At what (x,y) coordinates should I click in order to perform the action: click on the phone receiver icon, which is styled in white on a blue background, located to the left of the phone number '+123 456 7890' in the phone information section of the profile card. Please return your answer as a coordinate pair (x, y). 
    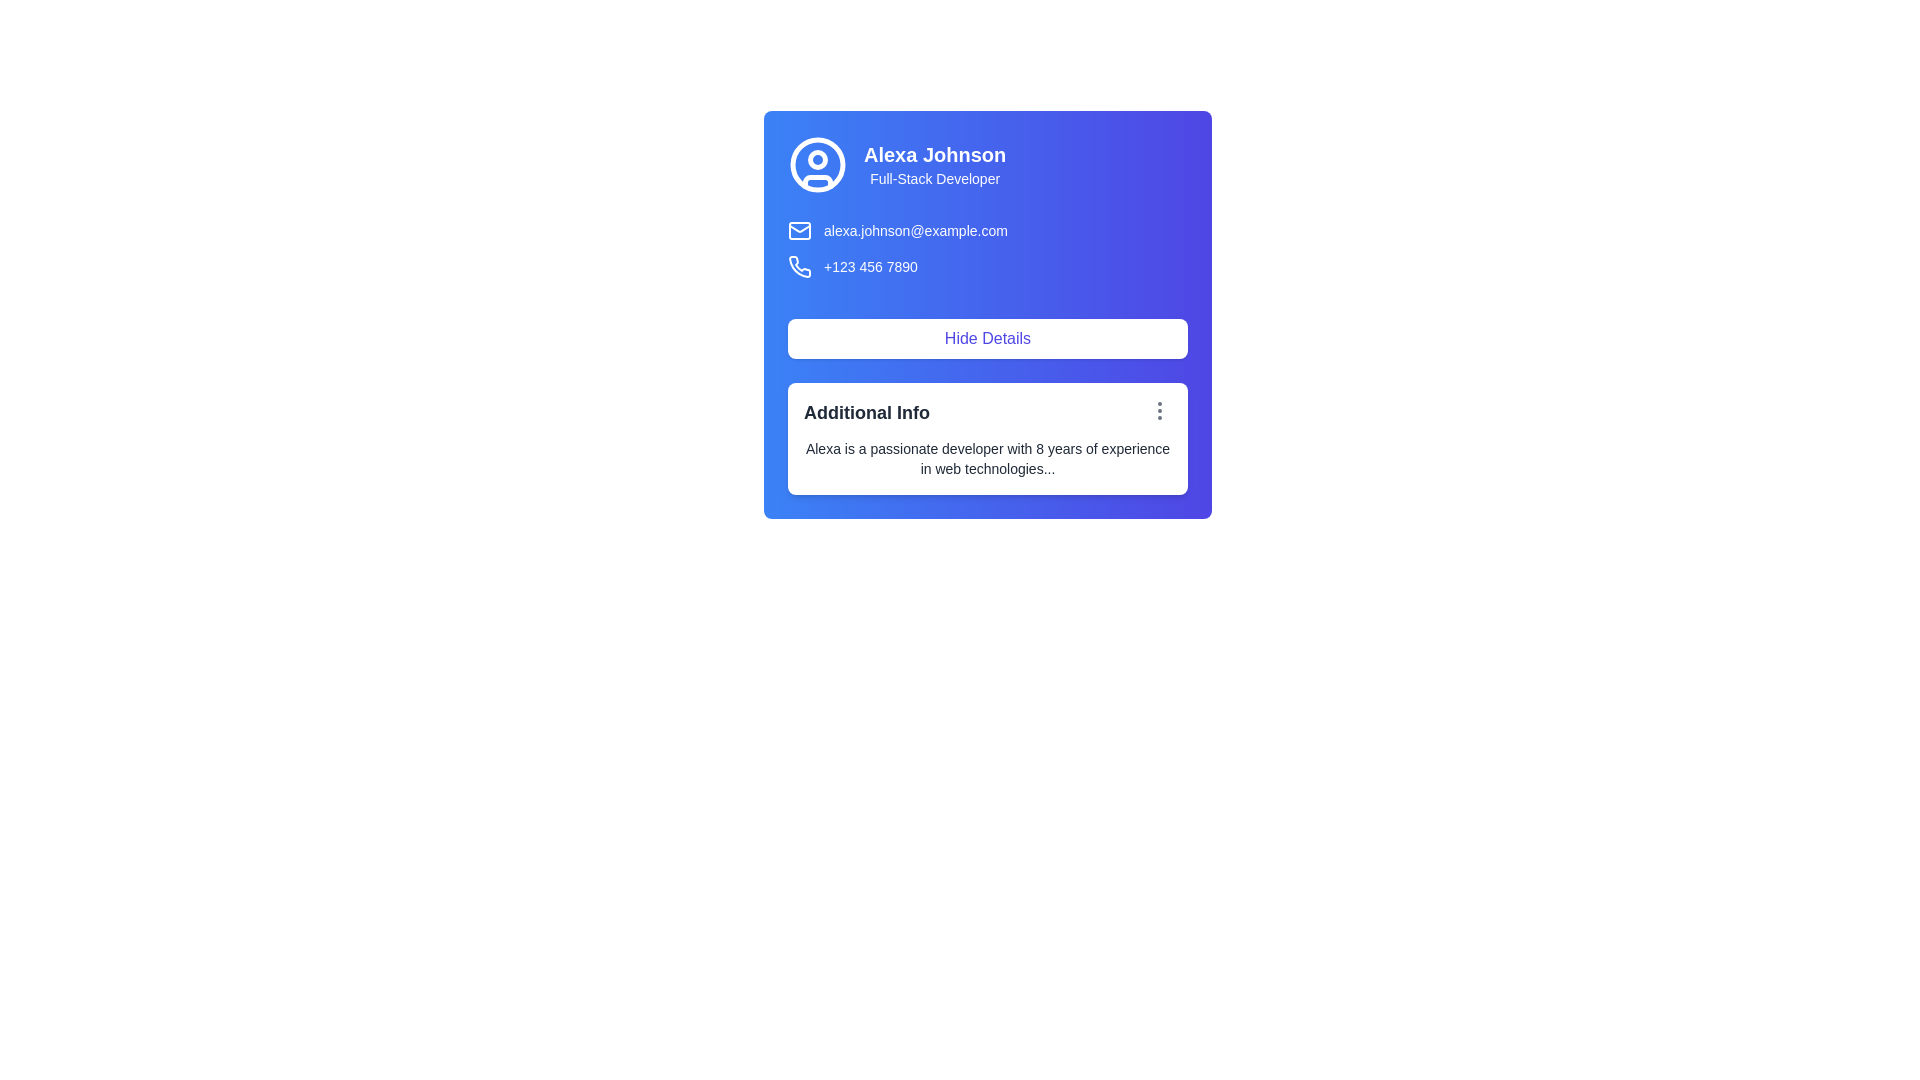
    Looking at the image, I should click on (800, 265).